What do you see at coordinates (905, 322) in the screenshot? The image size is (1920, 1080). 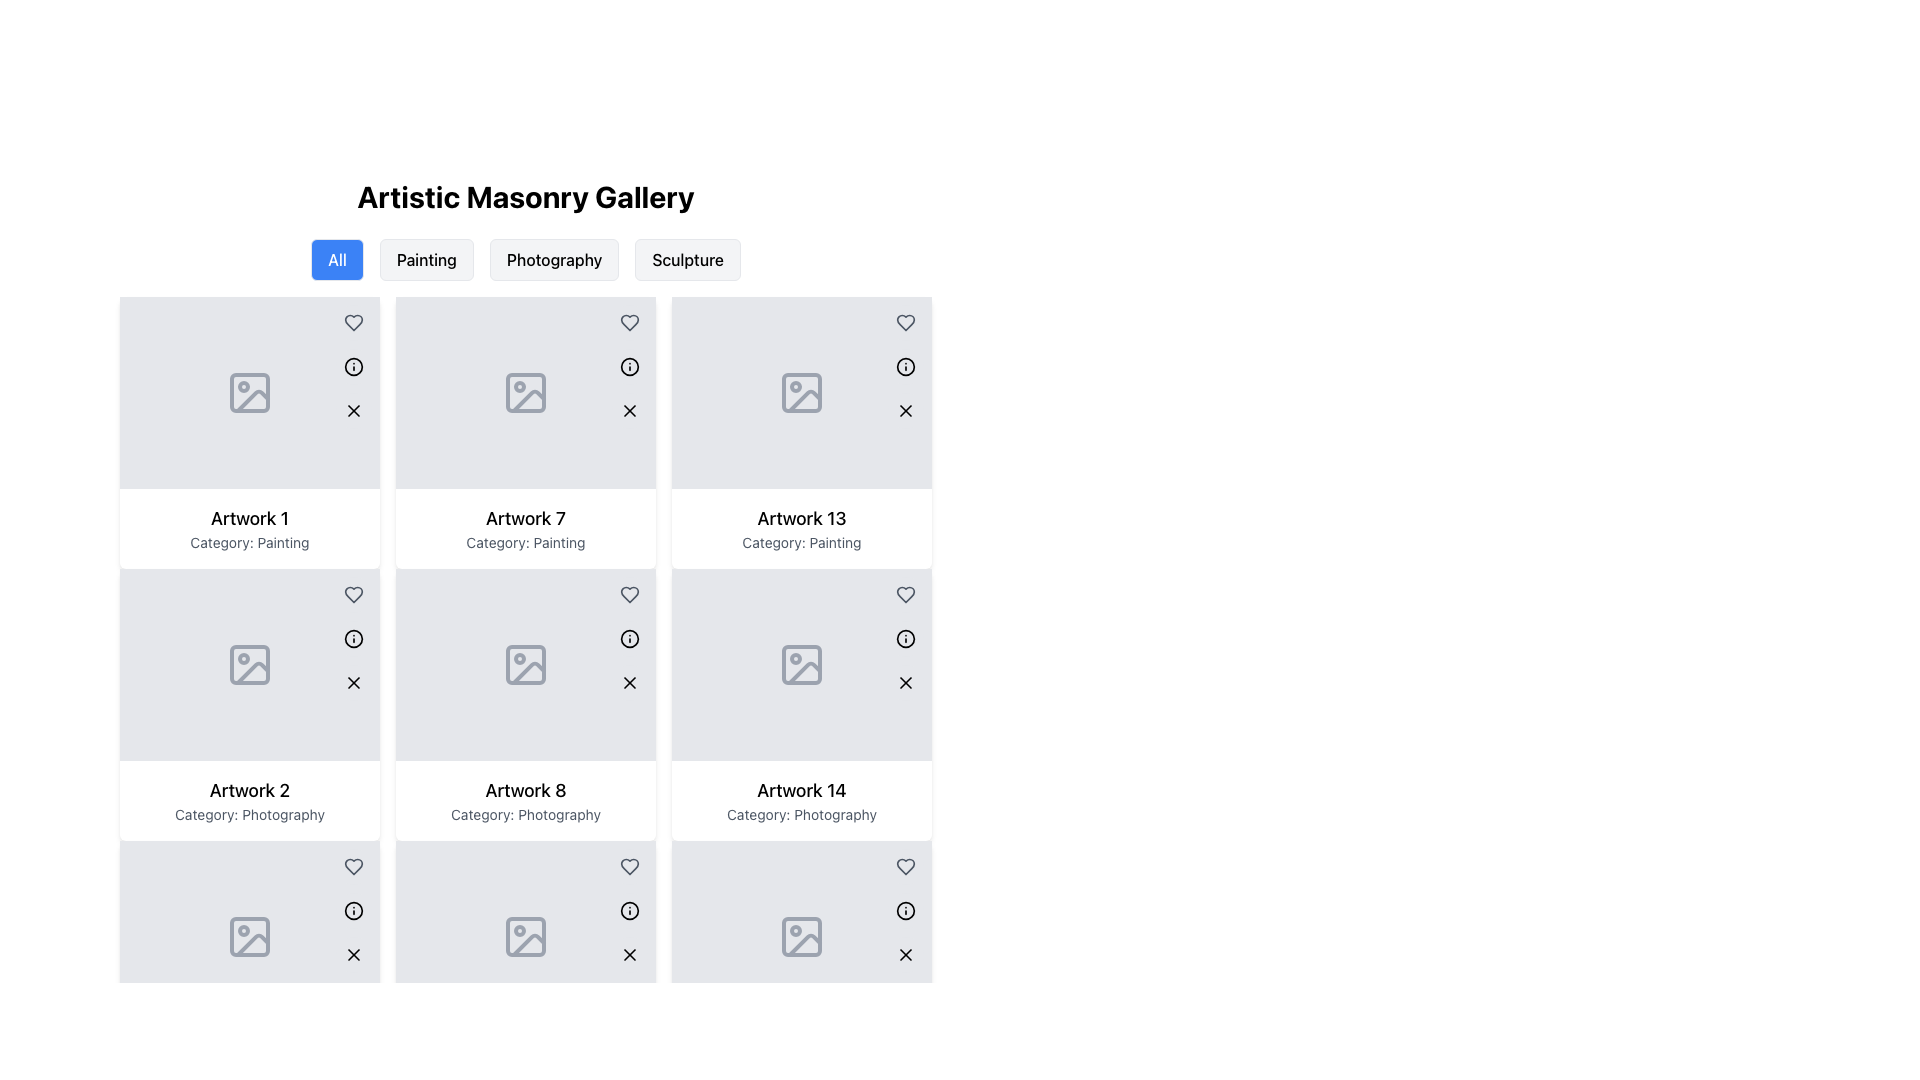 I see `the icon button in the top-right corner of the card labeled 'Artwork 13' to mark the artwork as favorite` at bounding box center [905, 322].